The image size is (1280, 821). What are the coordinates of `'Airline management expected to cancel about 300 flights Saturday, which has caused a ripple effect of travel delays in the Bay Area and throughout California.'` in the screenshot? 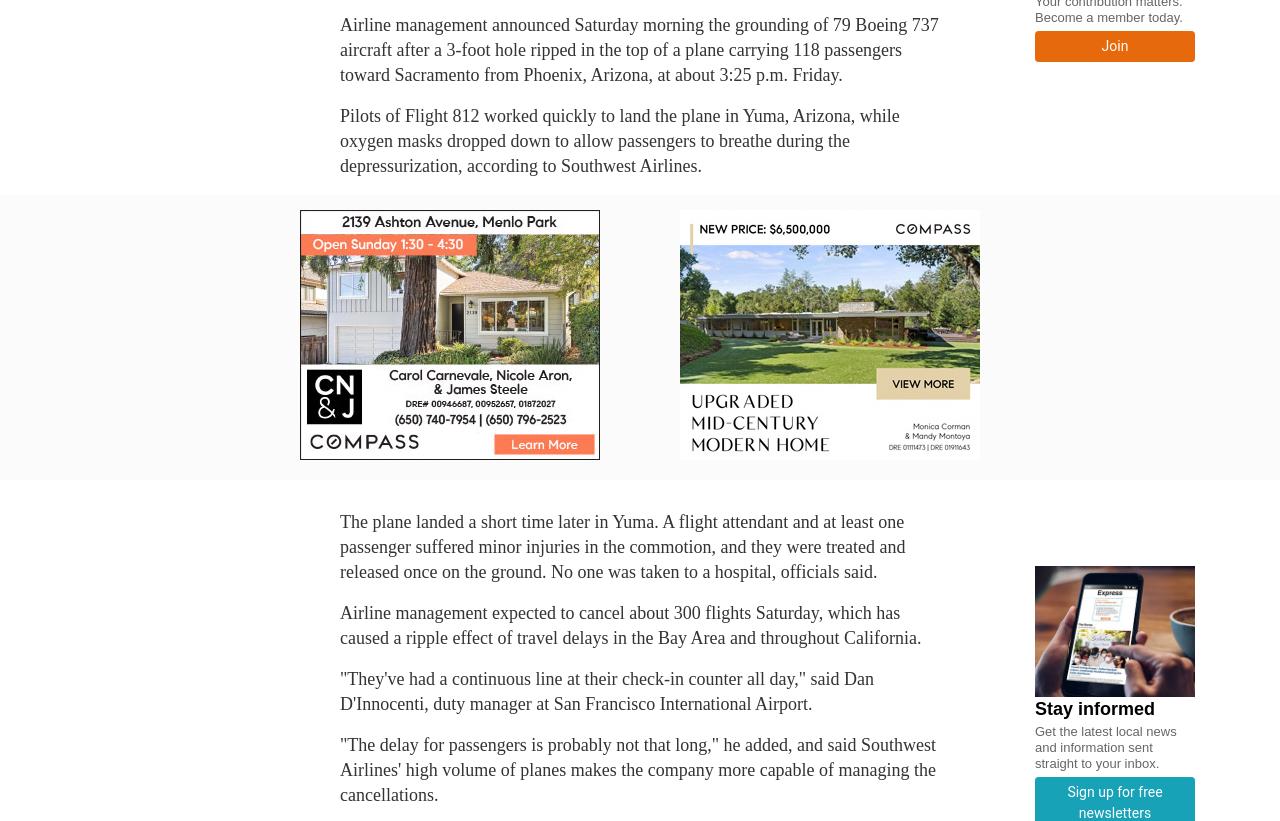 It's located at (339, 625).